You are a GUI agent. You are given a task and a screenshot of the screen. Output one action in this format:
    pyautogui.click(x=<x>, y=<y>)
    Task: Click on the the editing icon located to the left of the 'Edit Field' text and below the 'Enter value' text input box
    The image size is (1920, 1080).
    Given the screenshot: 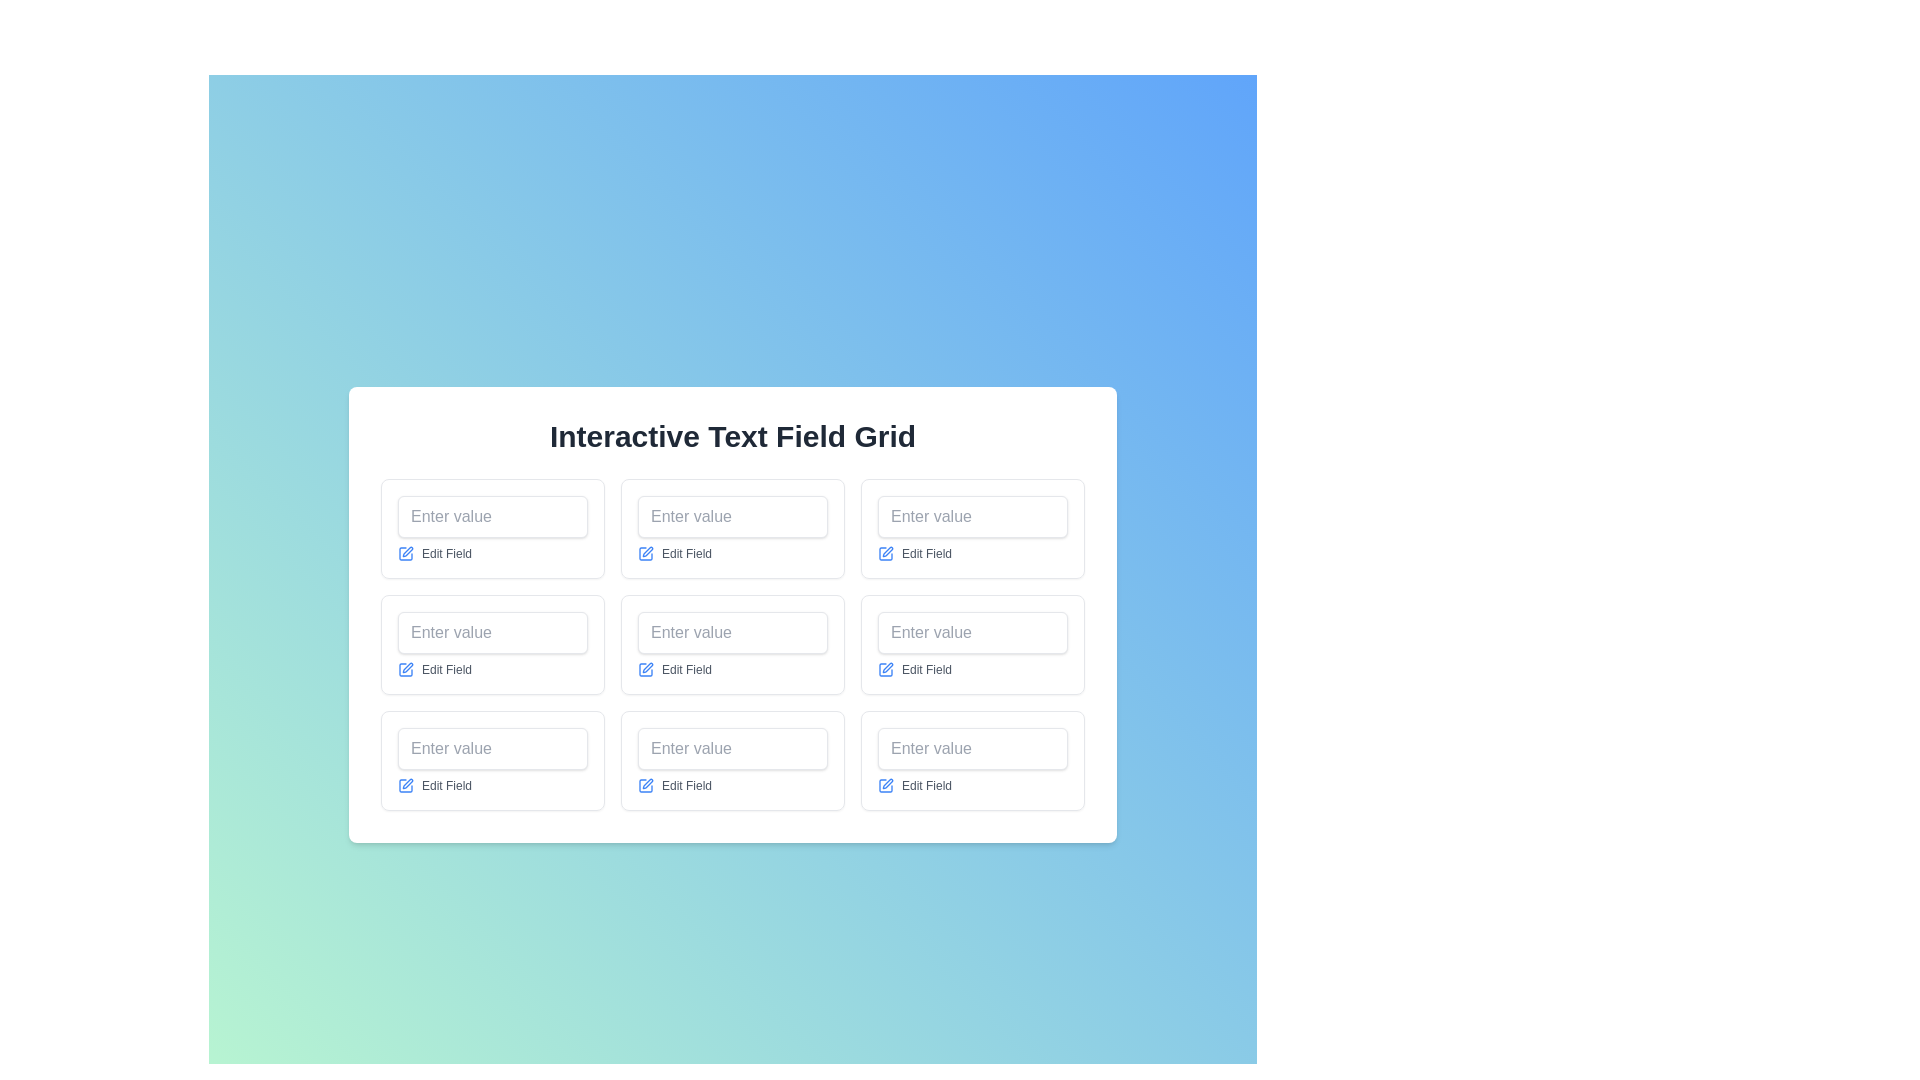 What is the action you would take?
    pyautogui.click(x=405, y=554)
    